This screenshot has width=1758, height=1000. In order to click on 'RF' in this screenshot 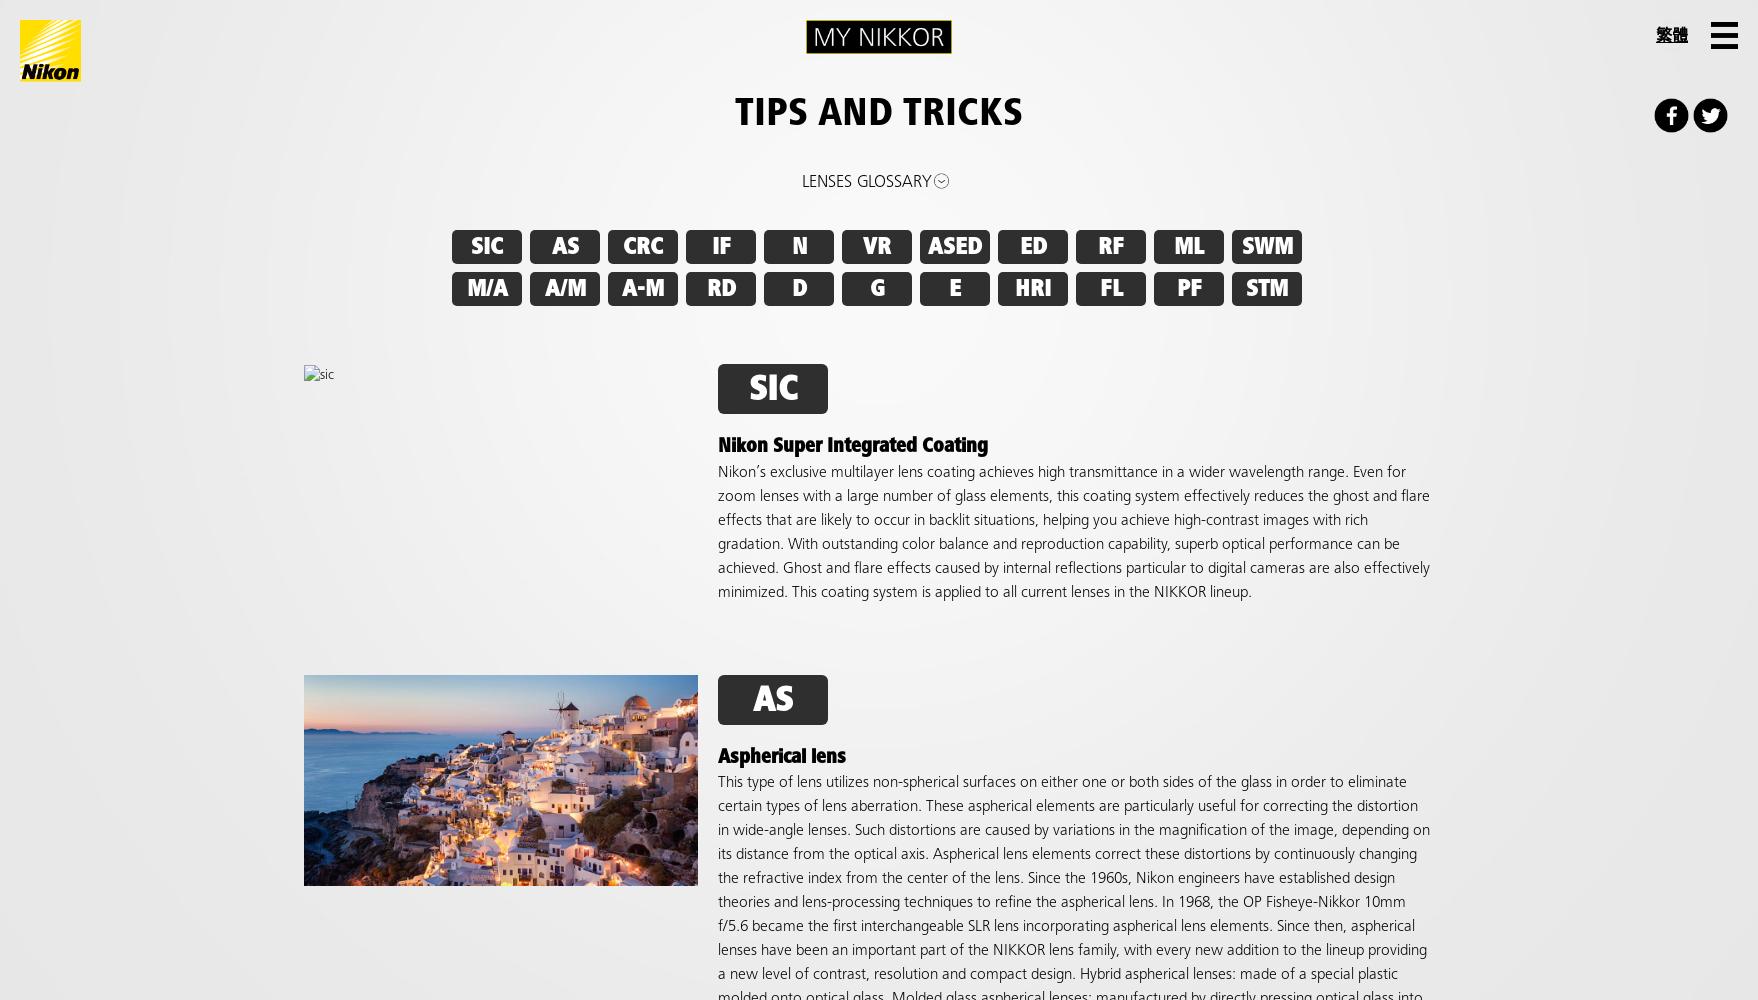, I will do `click(1110, 246)`.